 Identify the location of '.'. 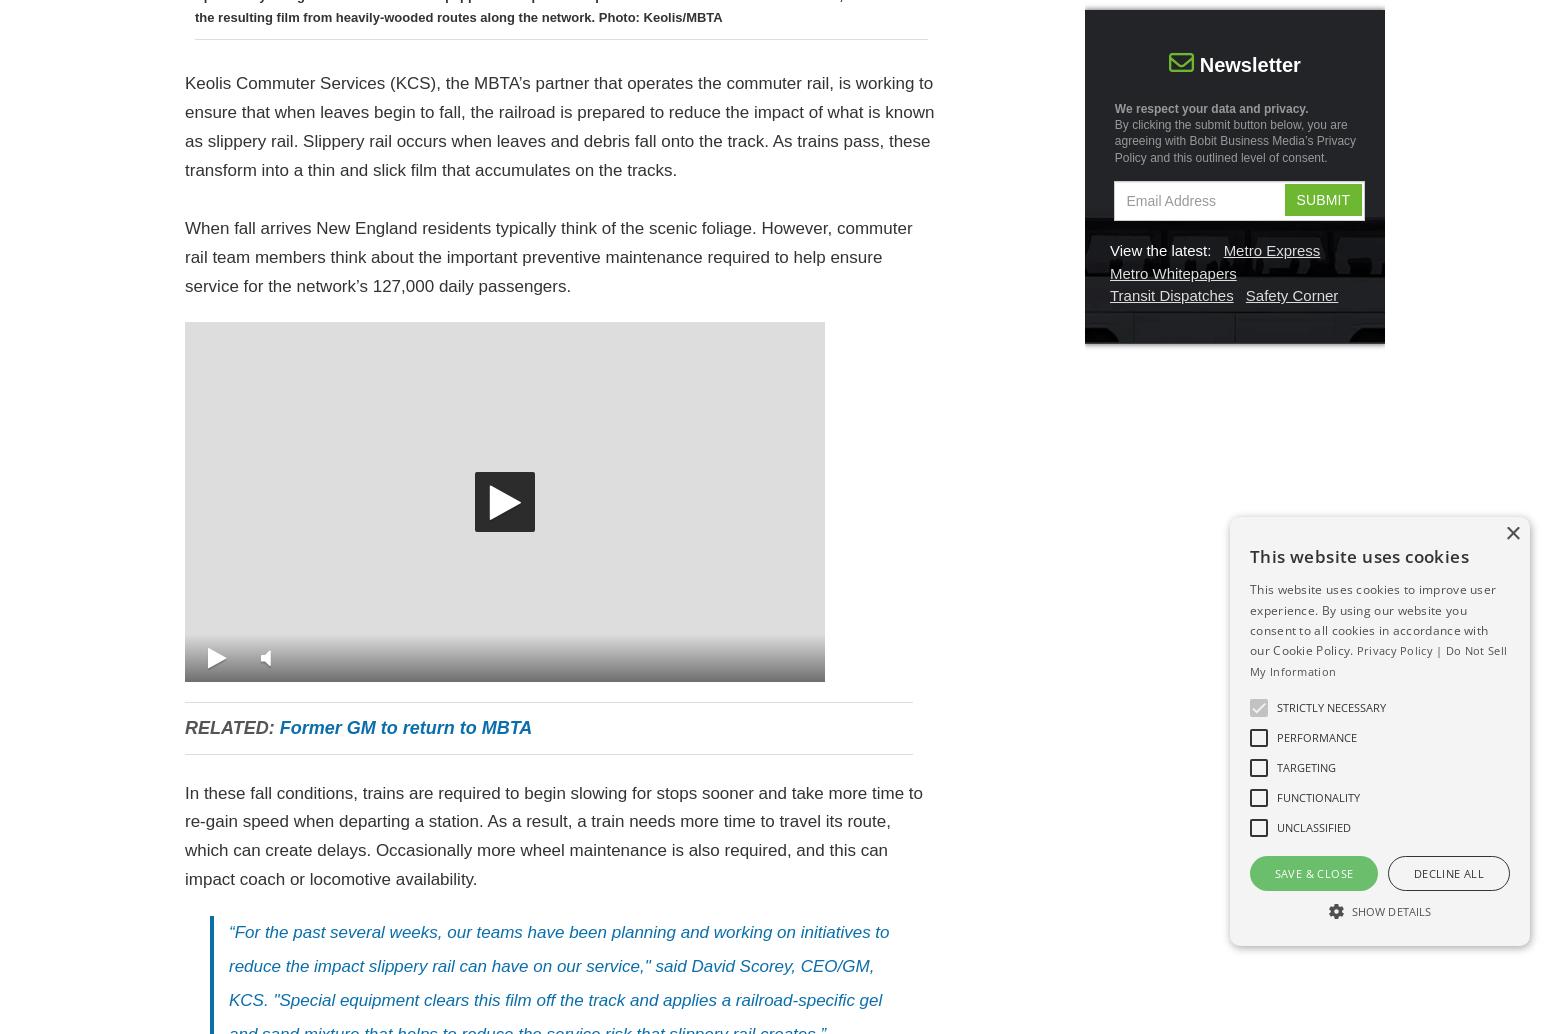
(1325, 156).